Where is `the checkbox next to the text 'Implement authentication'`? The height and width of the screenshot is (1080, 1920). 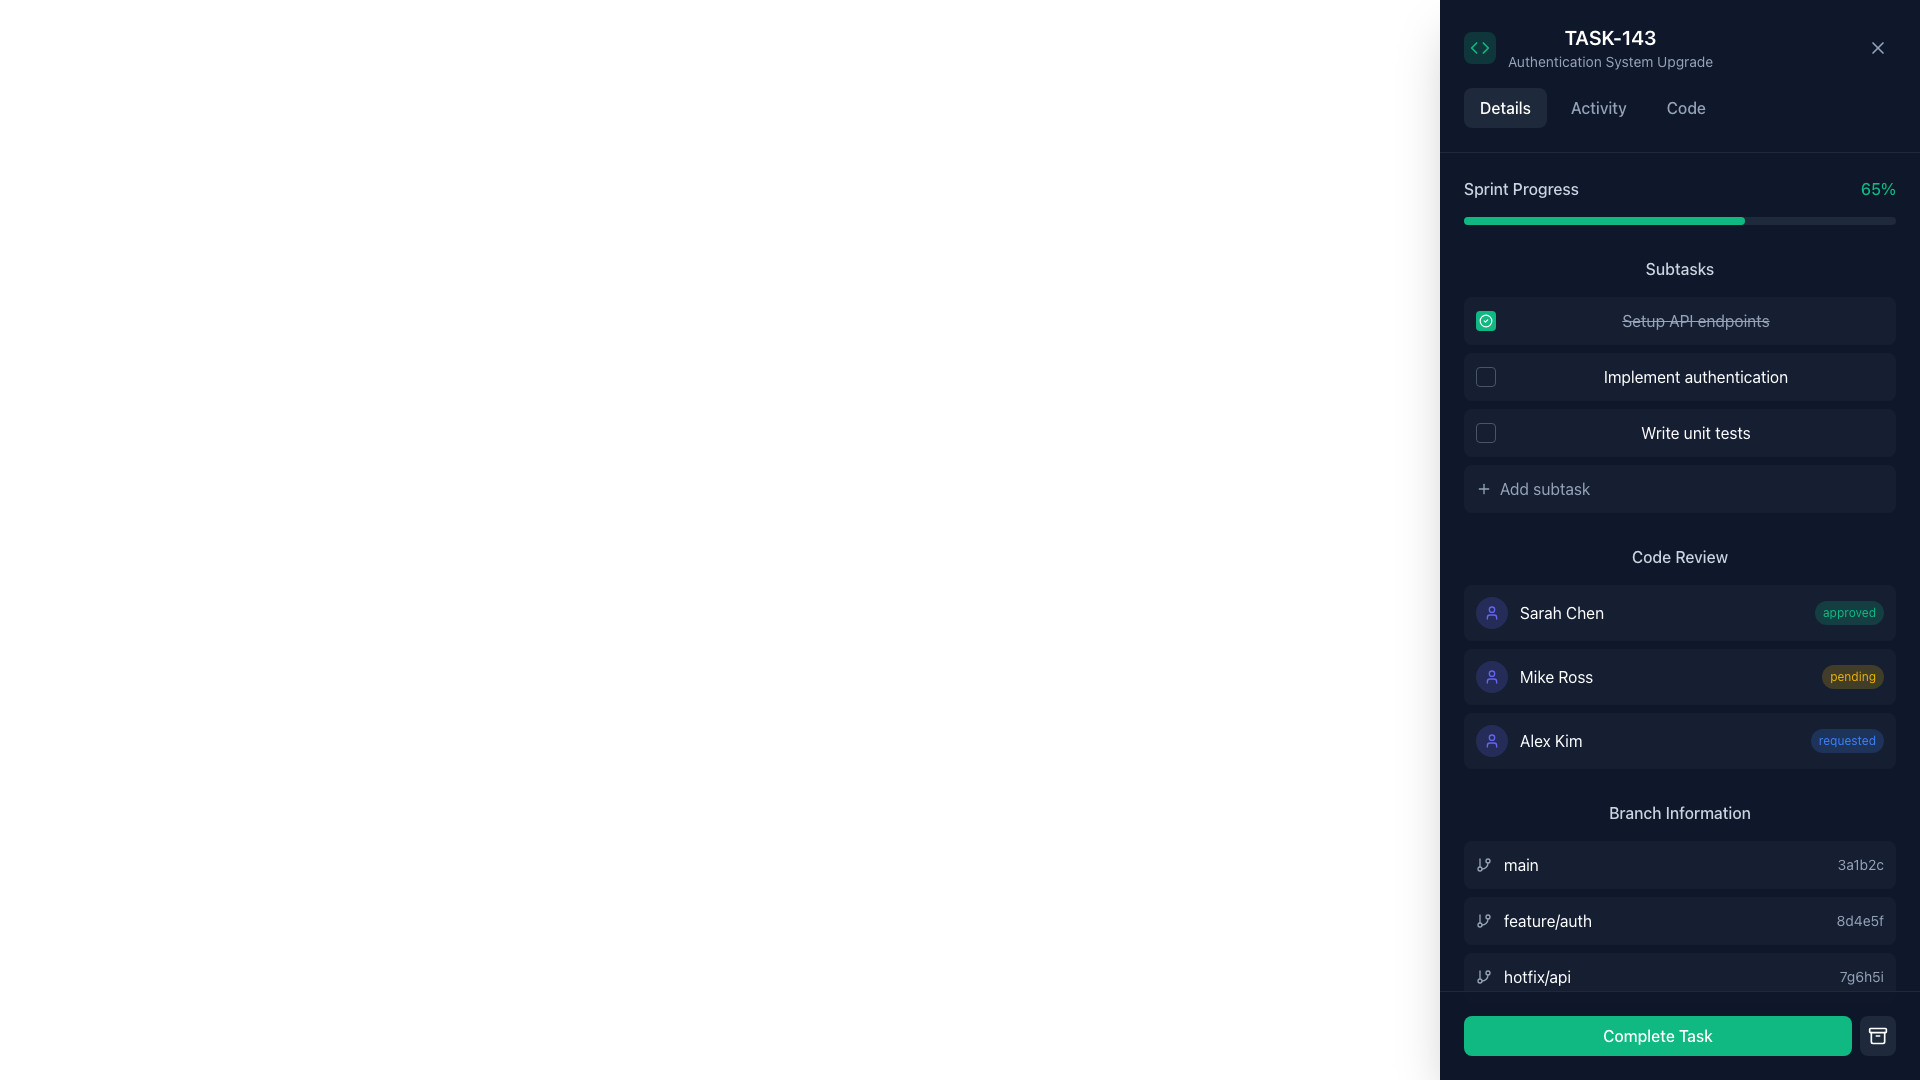 the checkbox next to the text 'Implement authentication' is located at coordinates (1486, 377).